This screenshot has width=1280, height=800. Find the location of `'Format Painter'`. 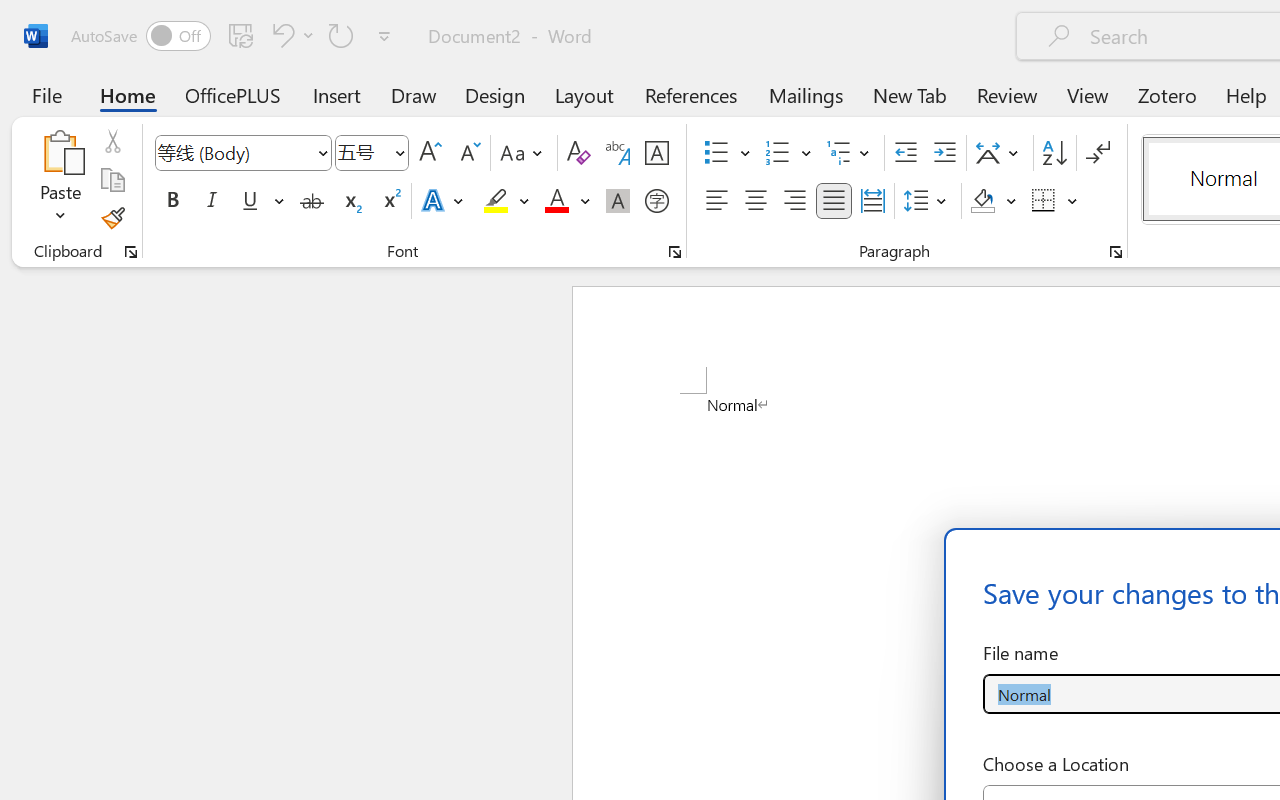

'Format Painter' is located at coordinates (111, 218).